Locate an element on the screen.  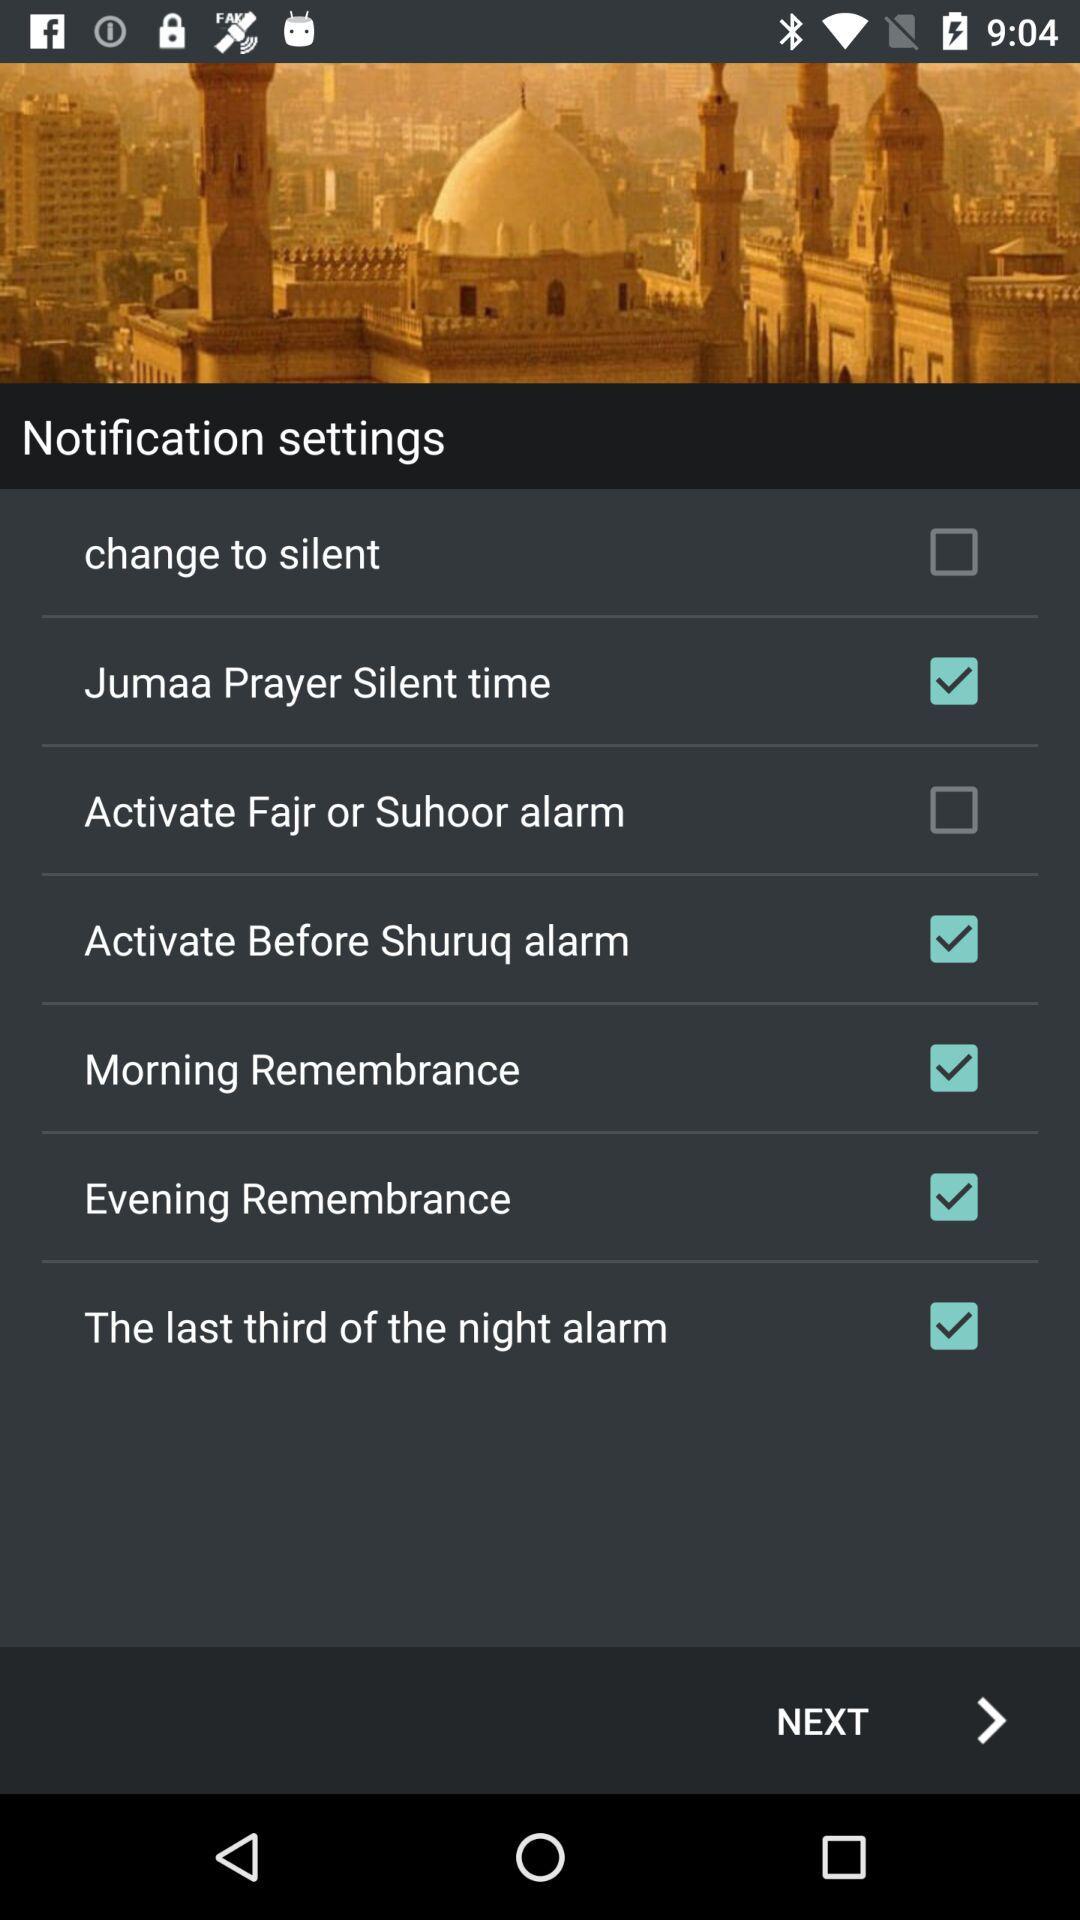
the change to silent item is located at coordinates (540, 552).